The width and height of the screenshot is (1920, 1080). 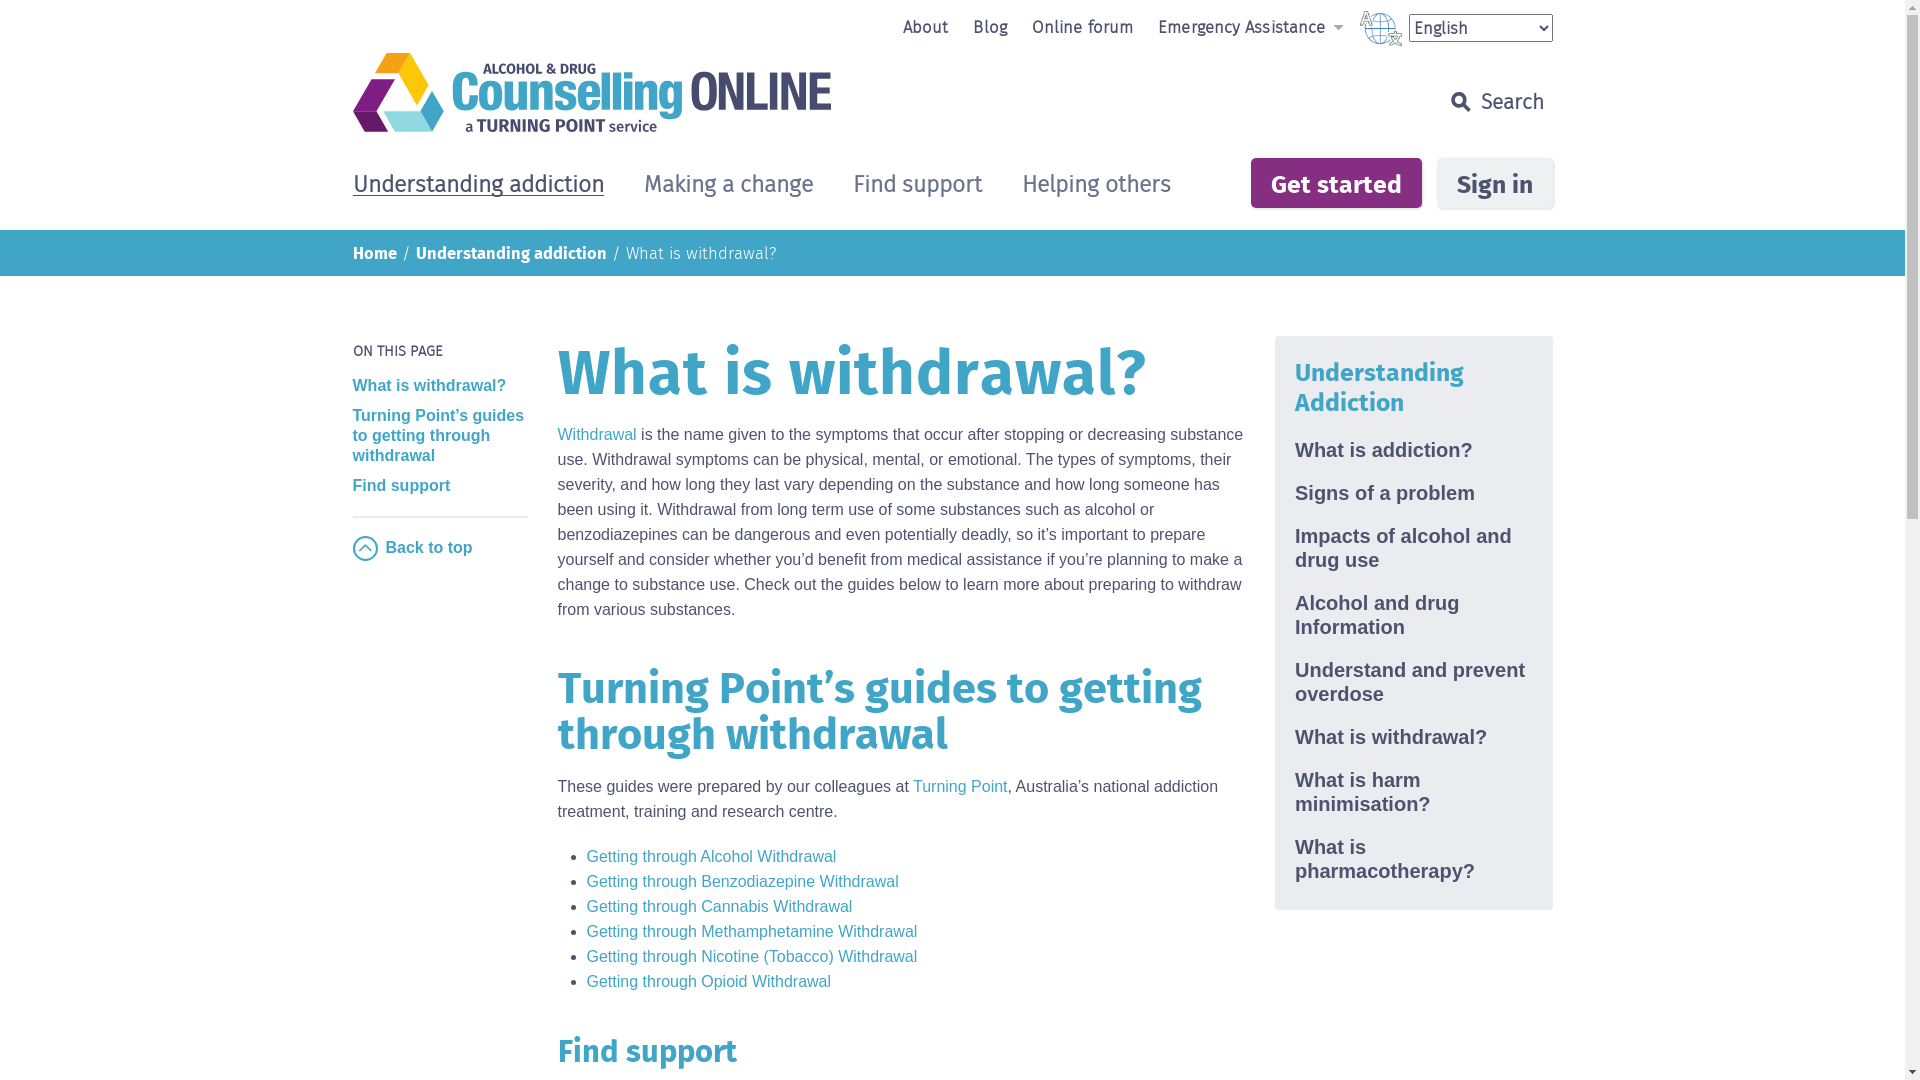 What do you see at coordinates (1434, 182) in the screenshot?
I see `'Sign in'` at bounding box center [1434, 182].